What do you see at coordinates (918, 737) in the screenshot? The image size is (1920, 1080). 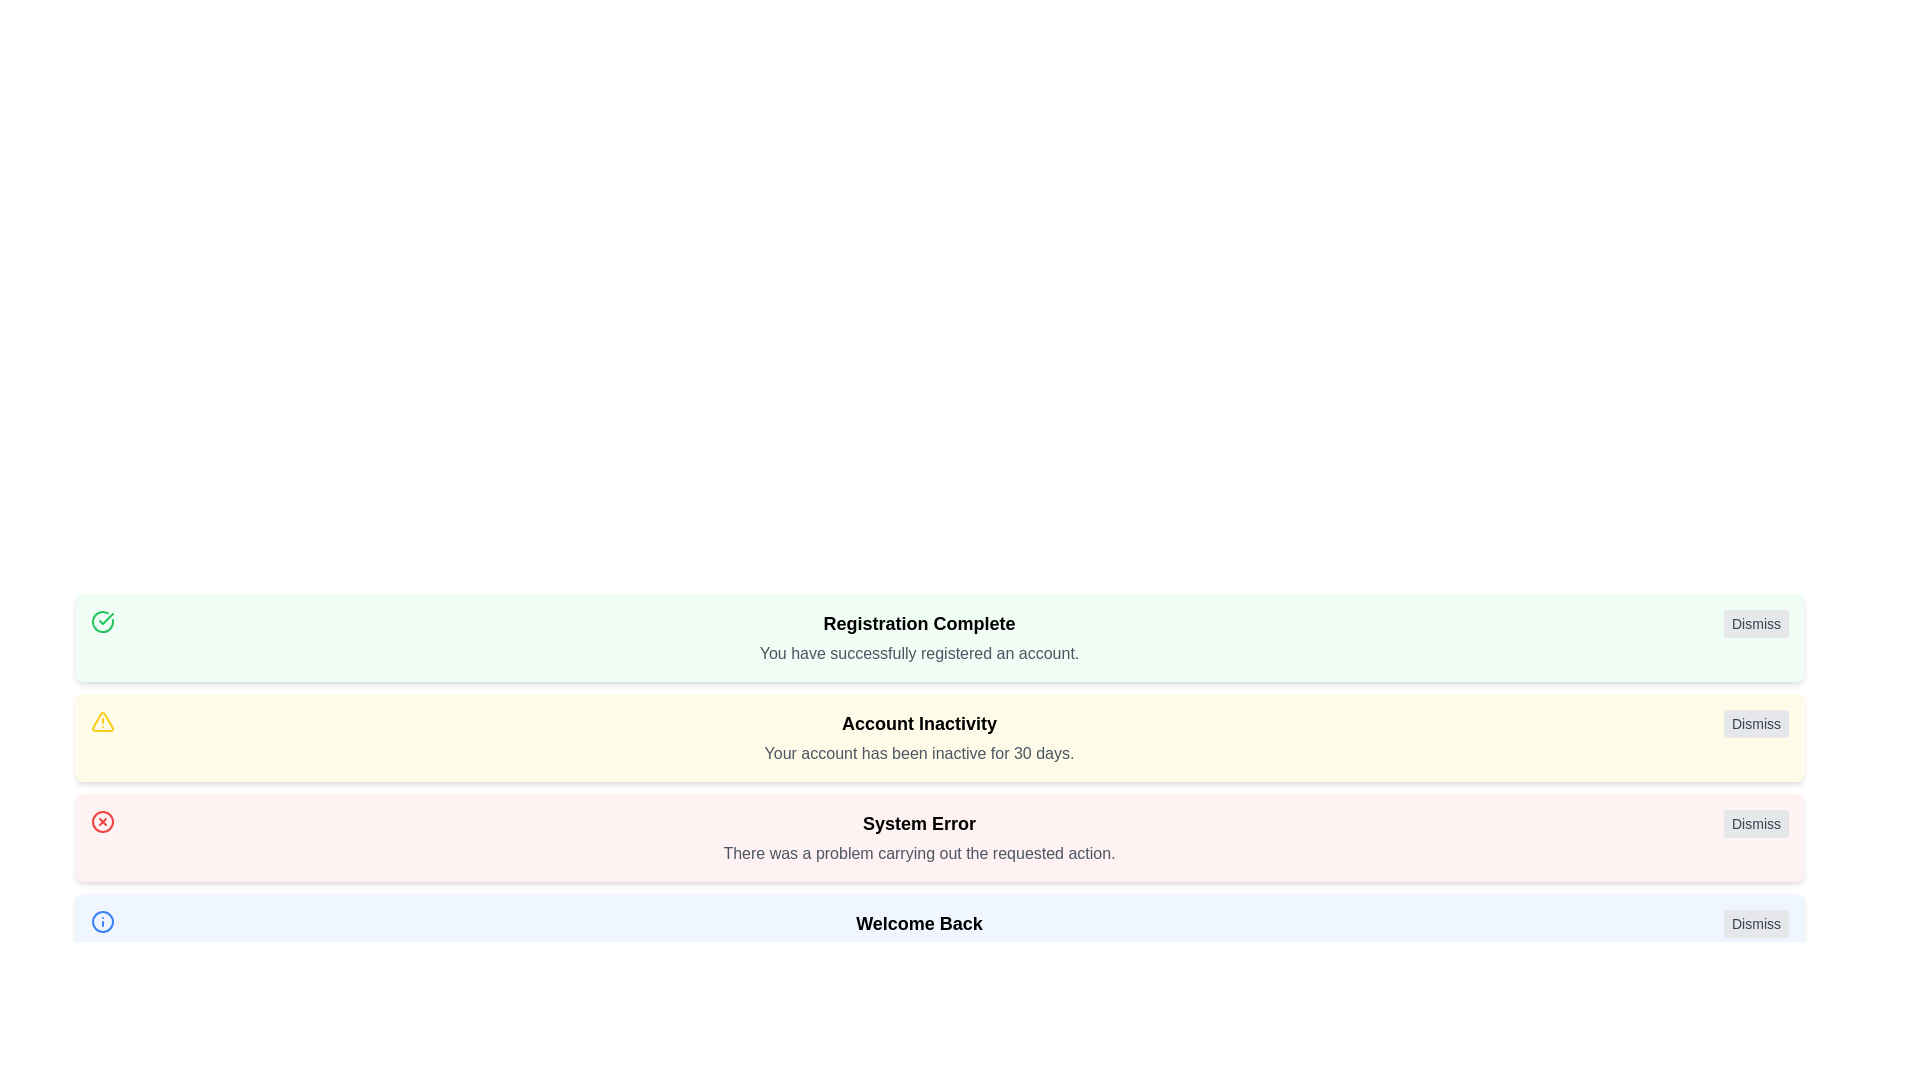 I see `the non-interactive text block that informs the user about their account inactivity status, located in the second yellow notification card in the stack` at bounding box center [918, 737].